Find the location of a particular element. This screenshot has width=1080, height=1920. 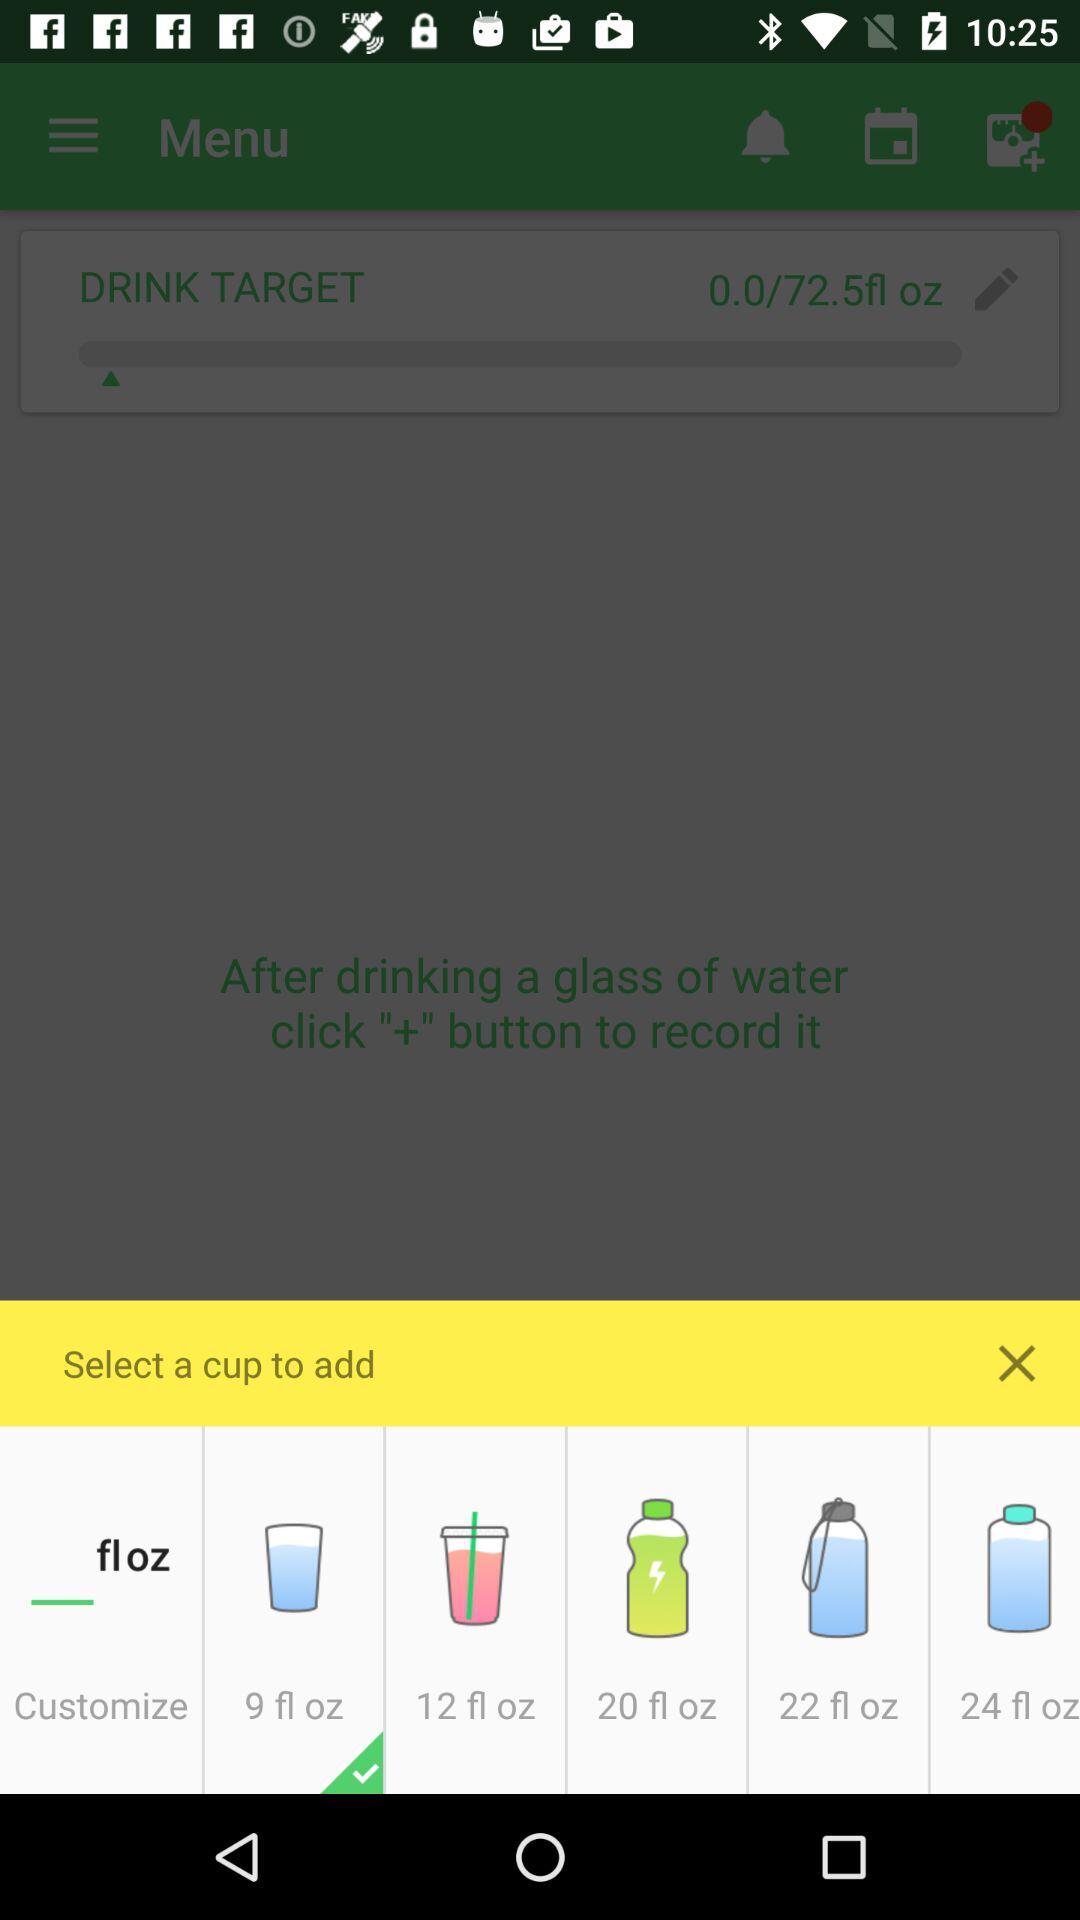

close is located at coordinates (1017, 1362).